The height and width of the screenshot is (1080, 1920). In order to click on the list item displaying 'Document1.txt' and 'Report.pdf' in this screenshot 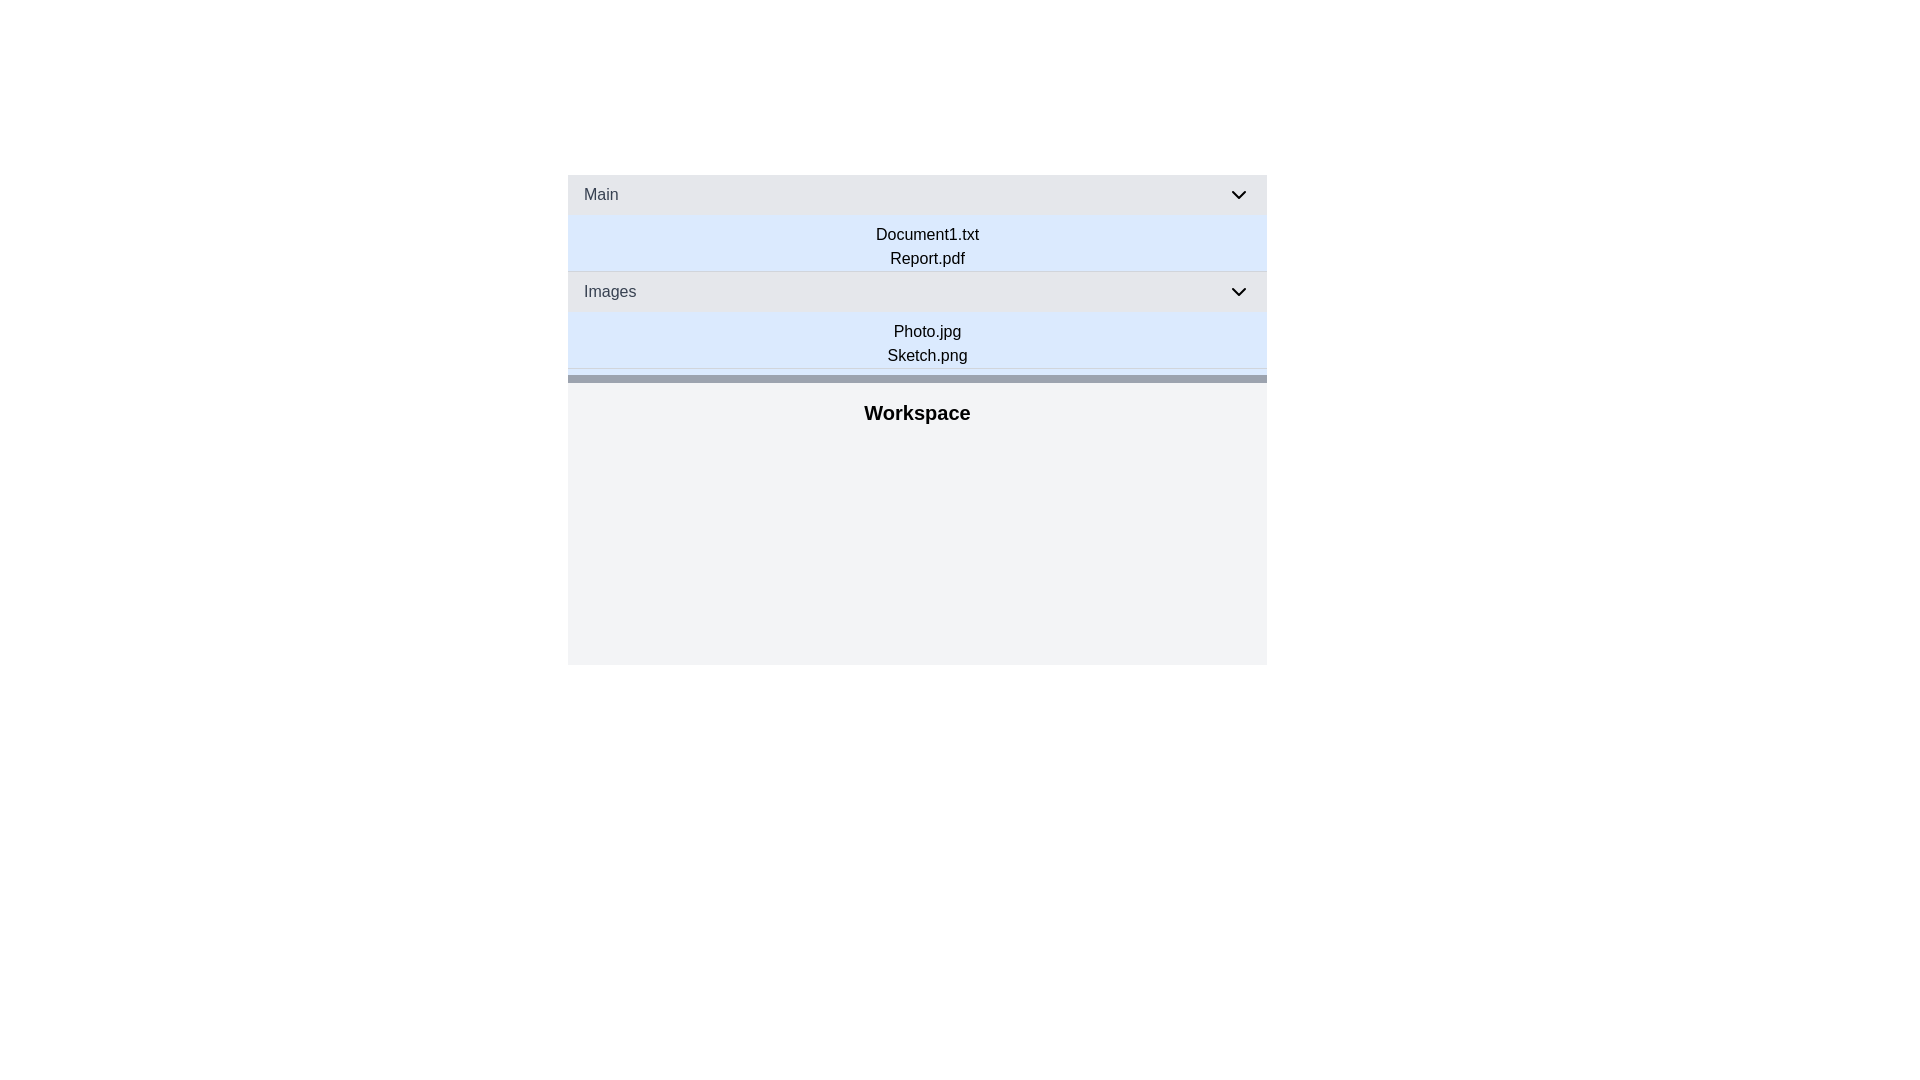, I will do `click(926, 245)`.